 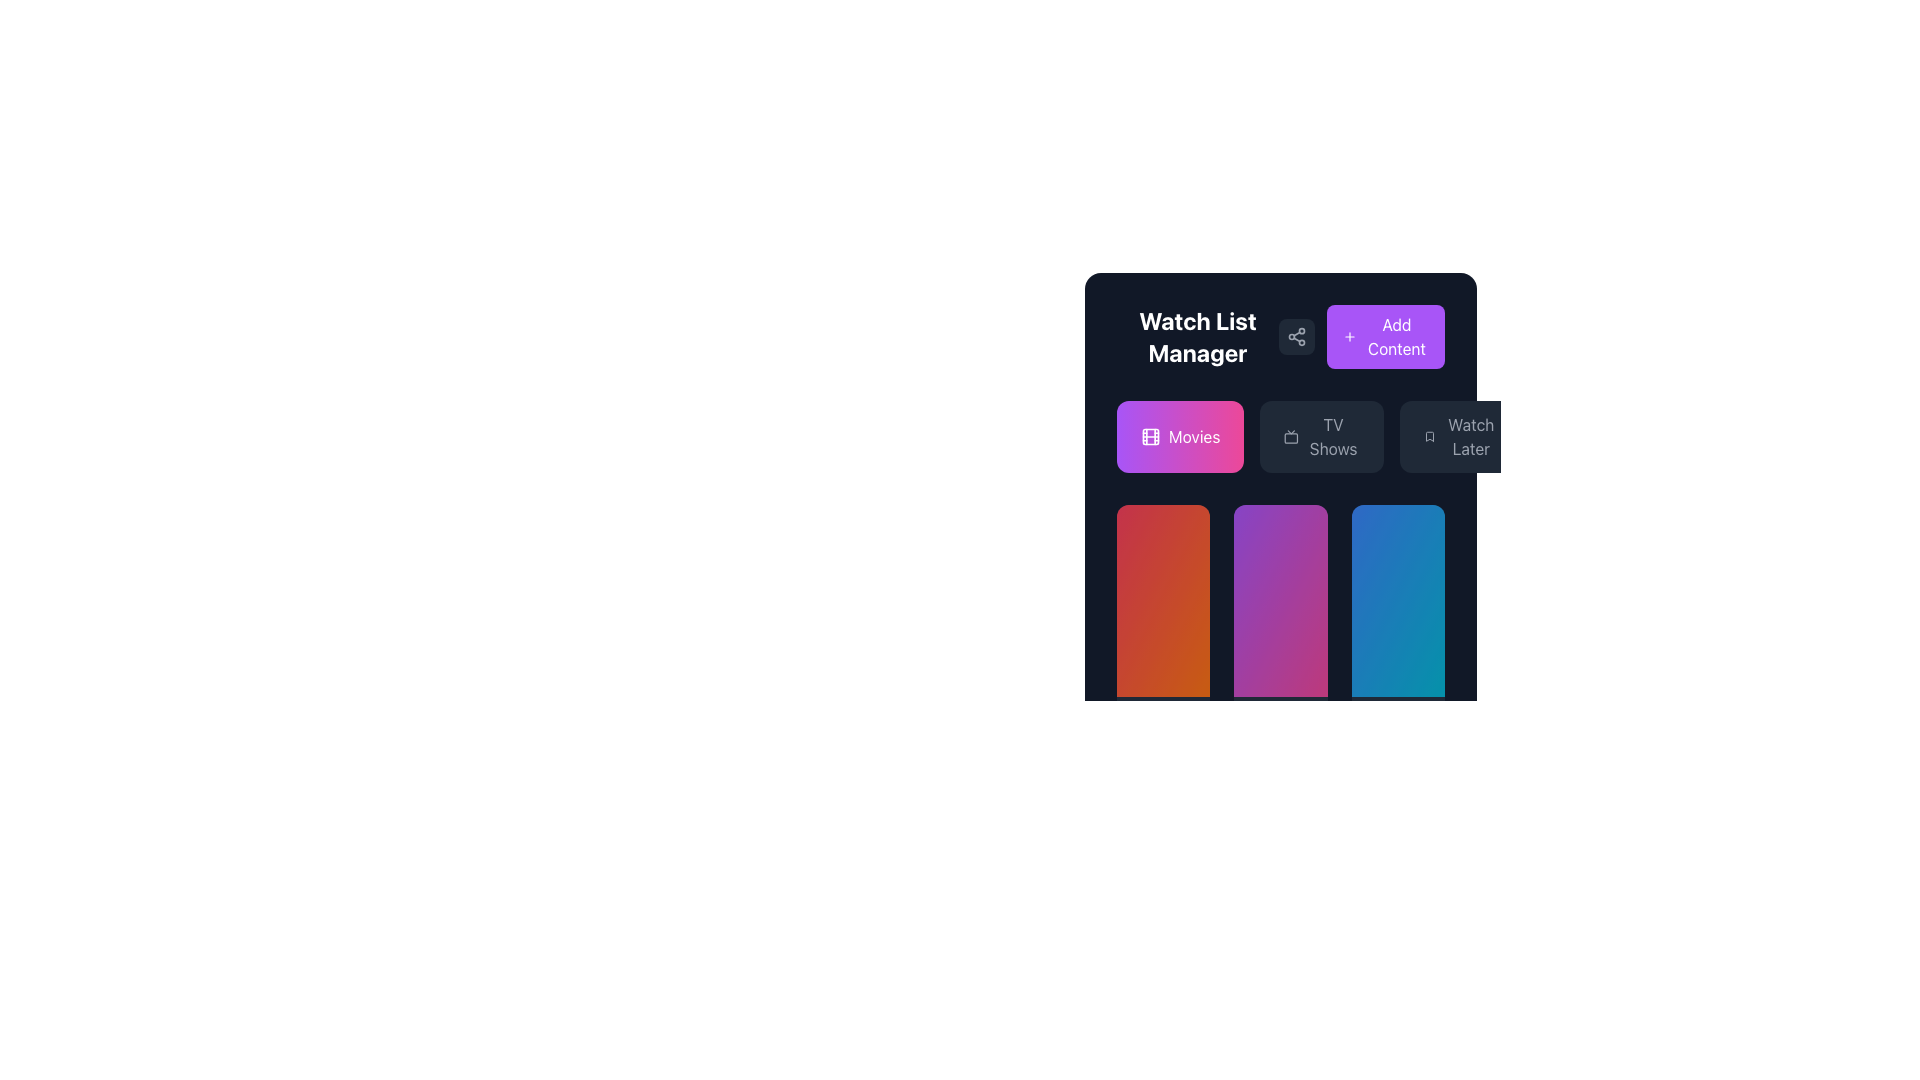 What do you see at coordinates (1151, 435) in the screenshot?
I see `the film roll icon located to the left of the 'Movies' text within the top-left button of the interface` at bounding box center [1151, 435].